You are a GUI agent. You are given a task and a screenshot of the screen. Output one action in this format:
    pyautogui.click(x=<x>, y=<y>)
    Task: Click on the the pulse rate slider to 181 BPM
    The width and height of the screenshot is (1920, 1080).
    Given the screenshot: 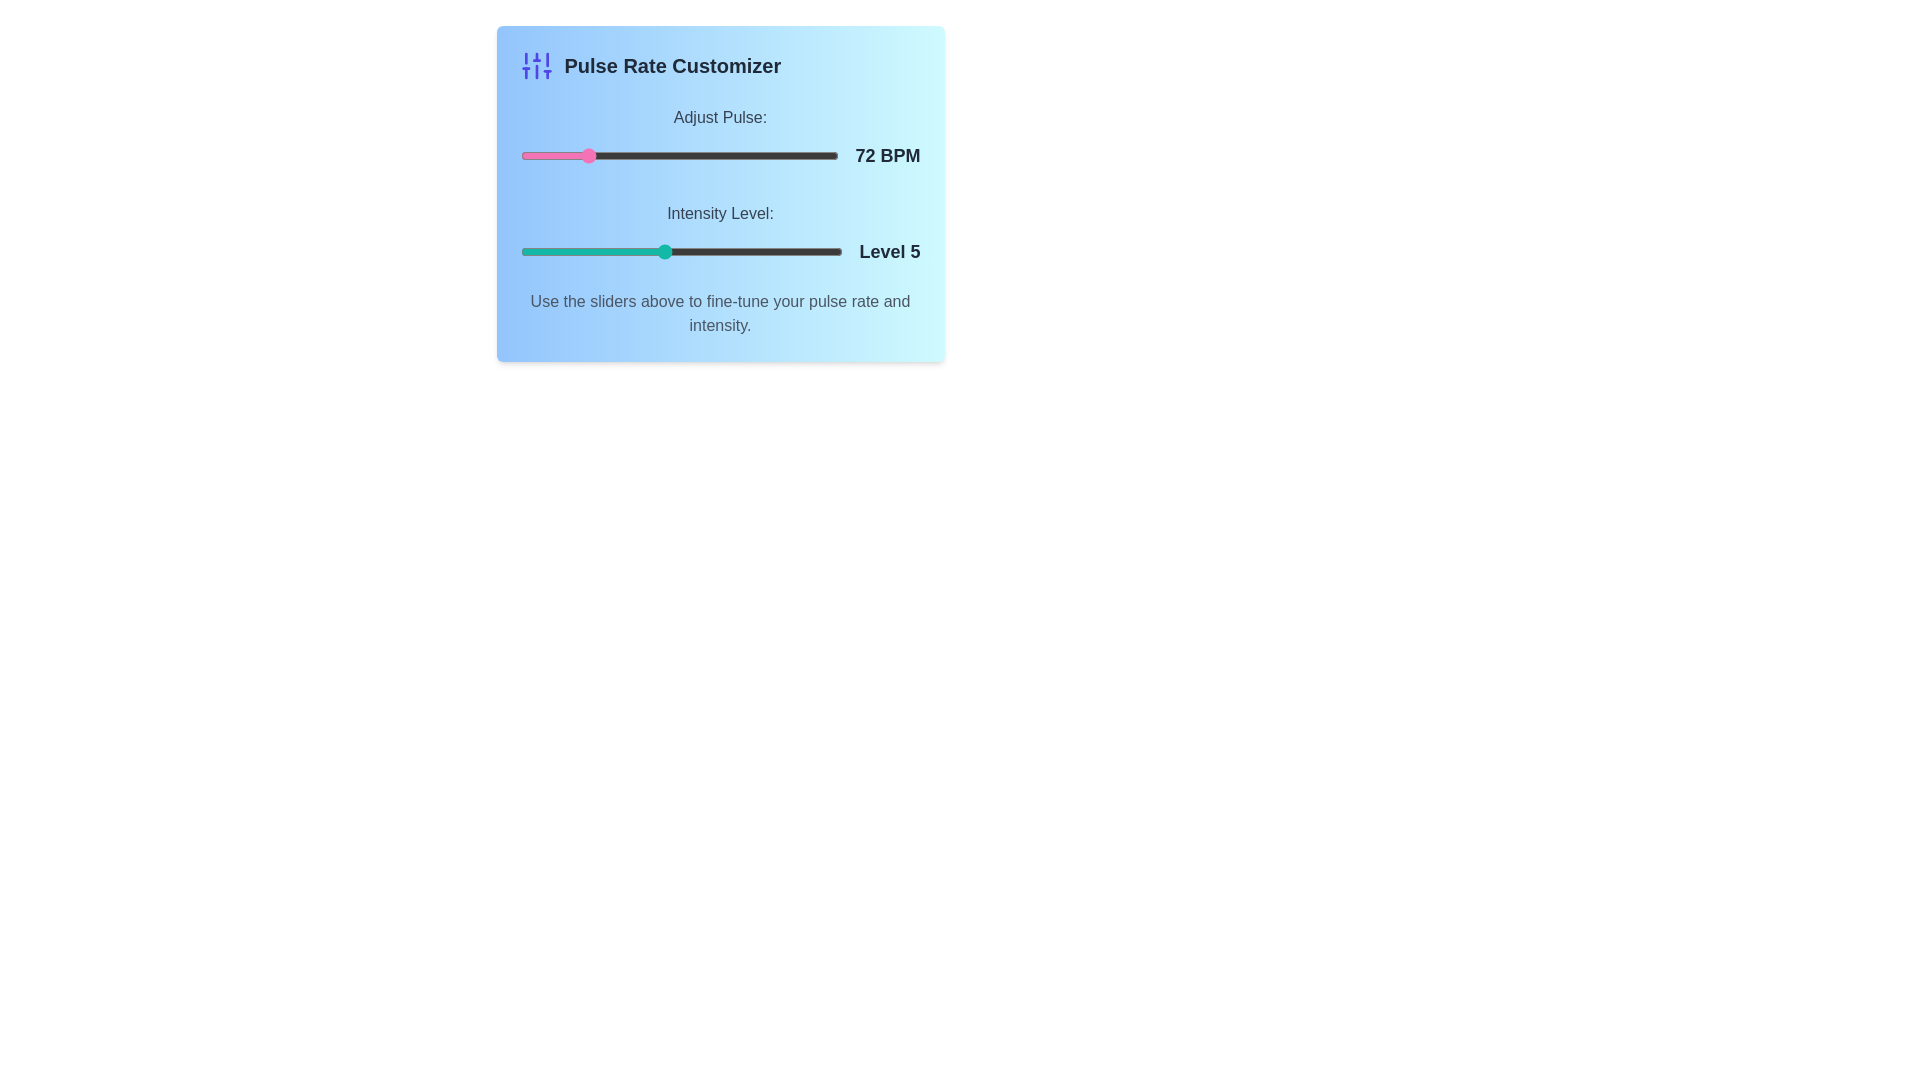 What is the action you would take?
    pyautogui.click(x=801, y=154)
    